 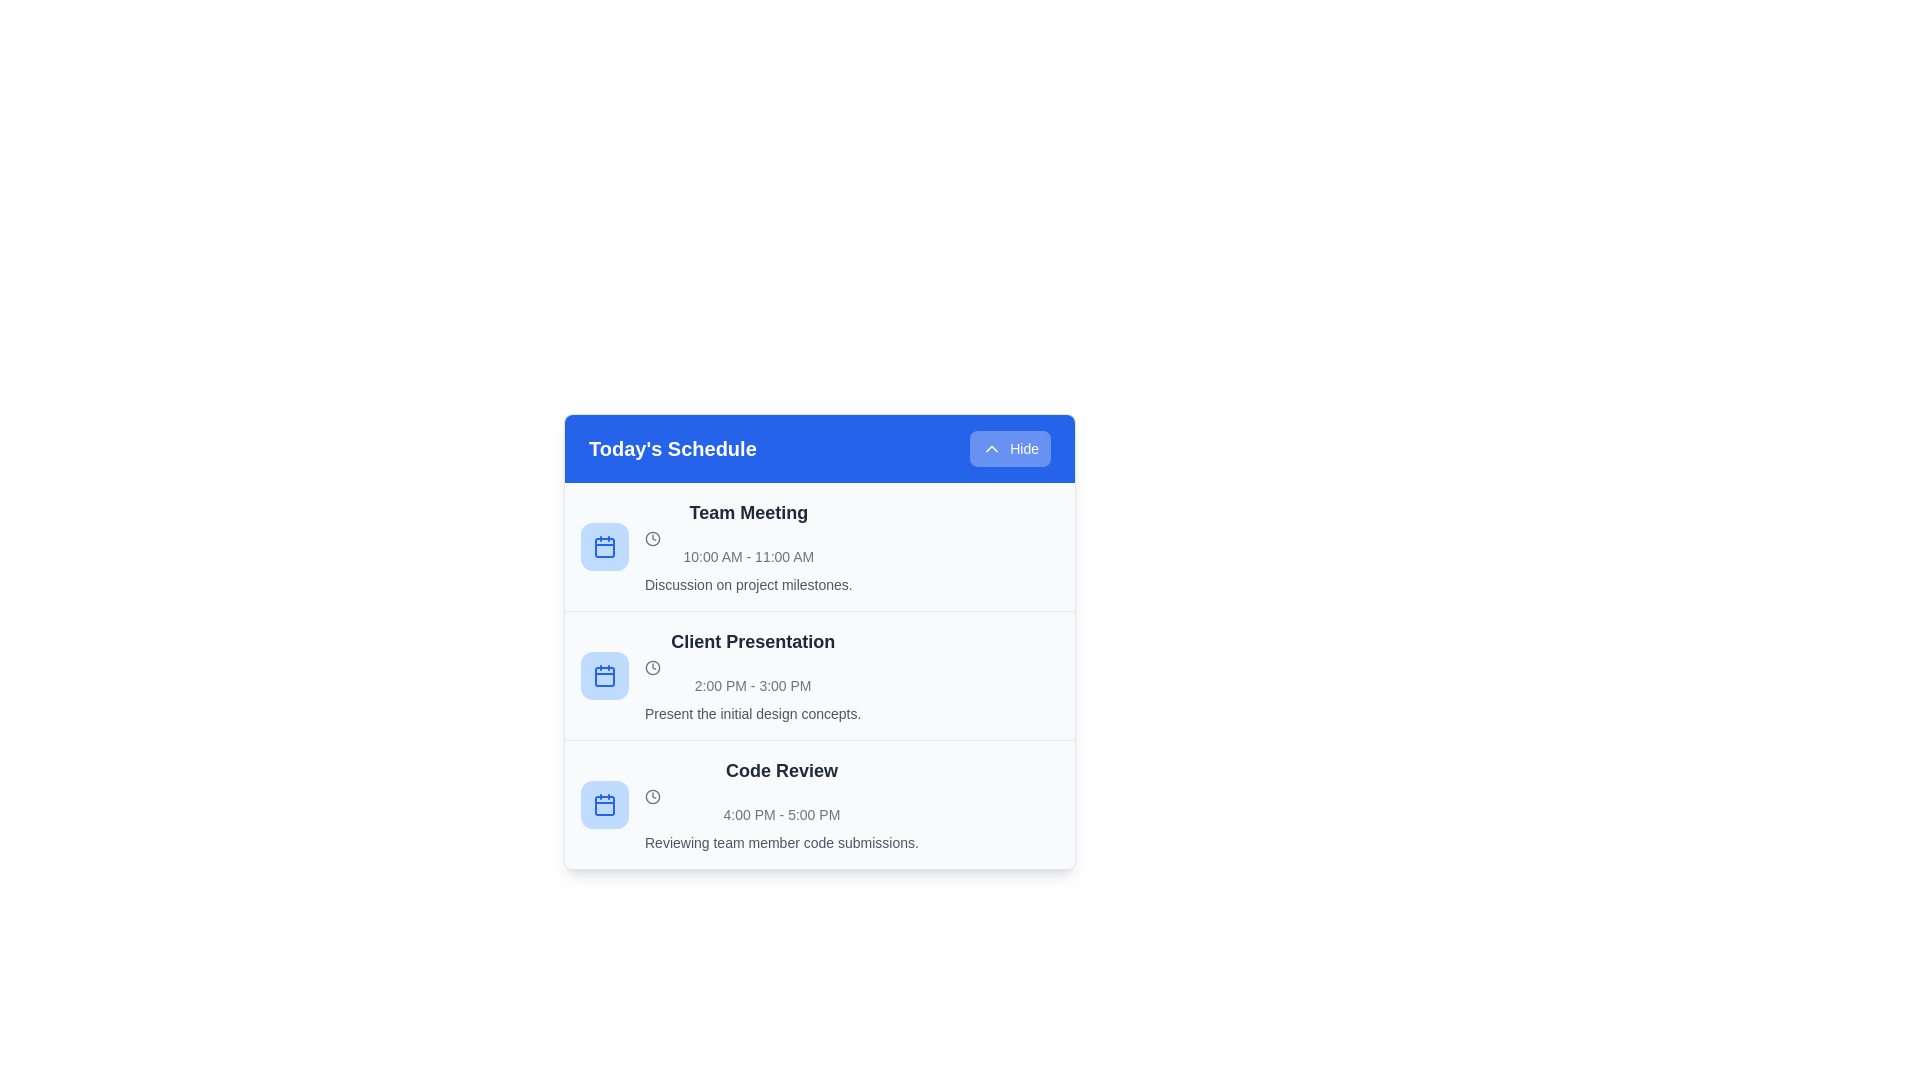 What do you see at coordinates (603, 675) in the screenshot?
I see `the representation of the blue calendar icon located within the second event entry of the vertical schedule list` at bounding box center [603, 675].